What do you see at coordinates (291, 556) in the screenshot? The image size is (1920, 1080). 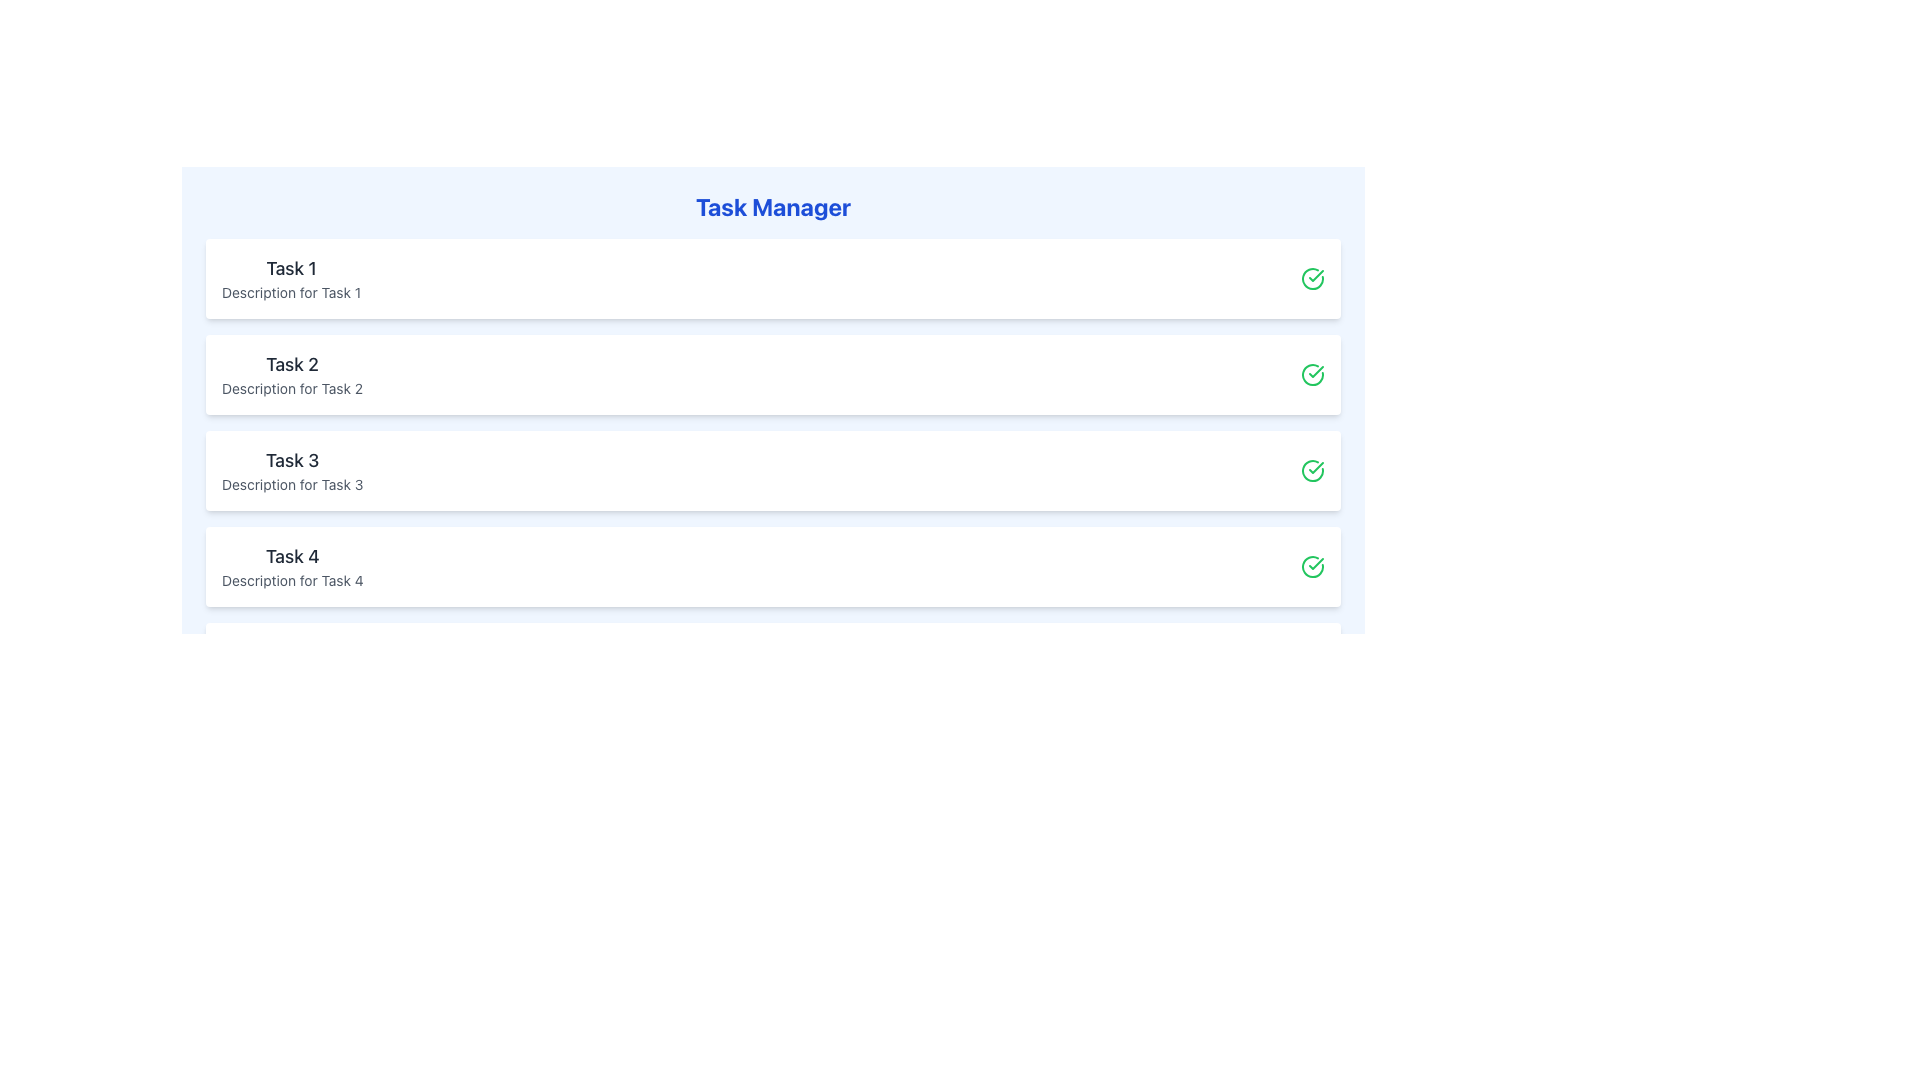 I see `the text label at the top of the fourth task card, which distinguishes it from other task cards in the list` at bounding box center [291, 556].